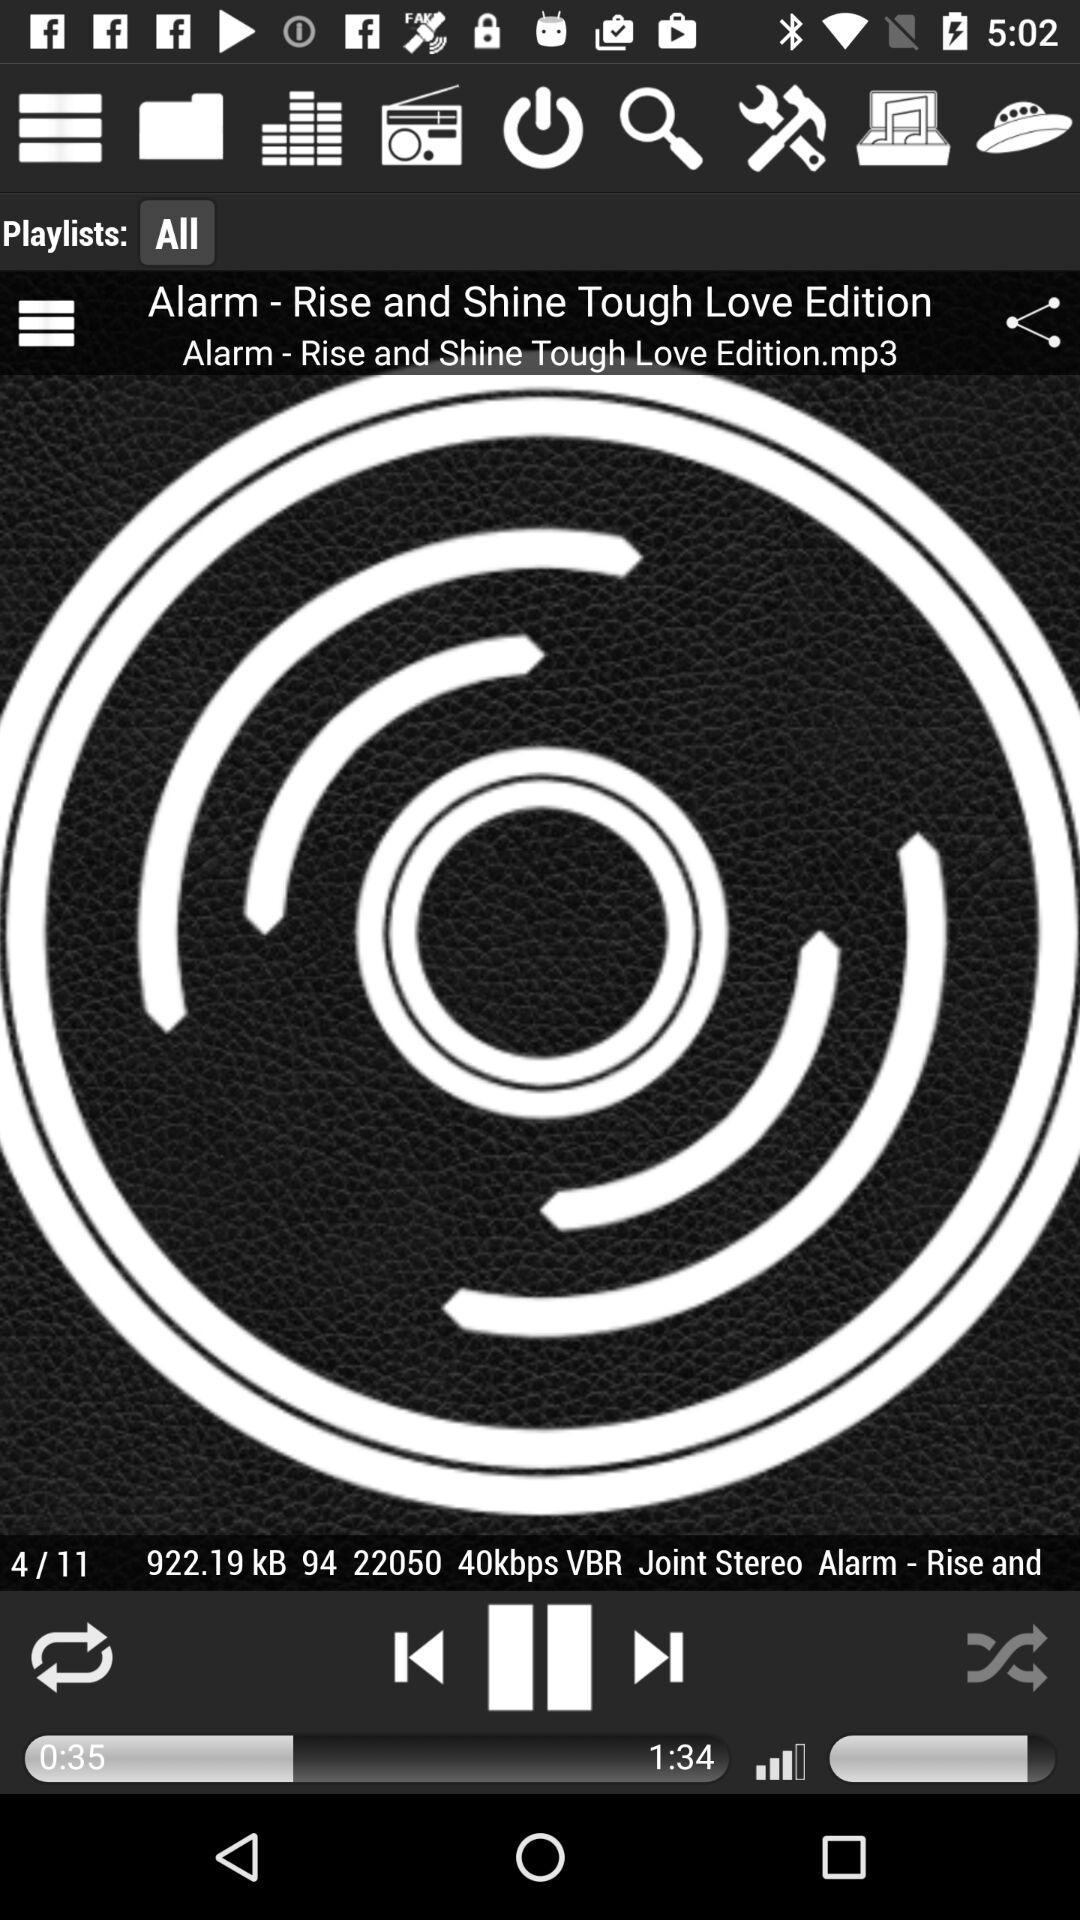  What do you see at coordinates (419, 1657) in the screenshot?
I see `the skip_previous icon` at bounding box center [419, 1657].